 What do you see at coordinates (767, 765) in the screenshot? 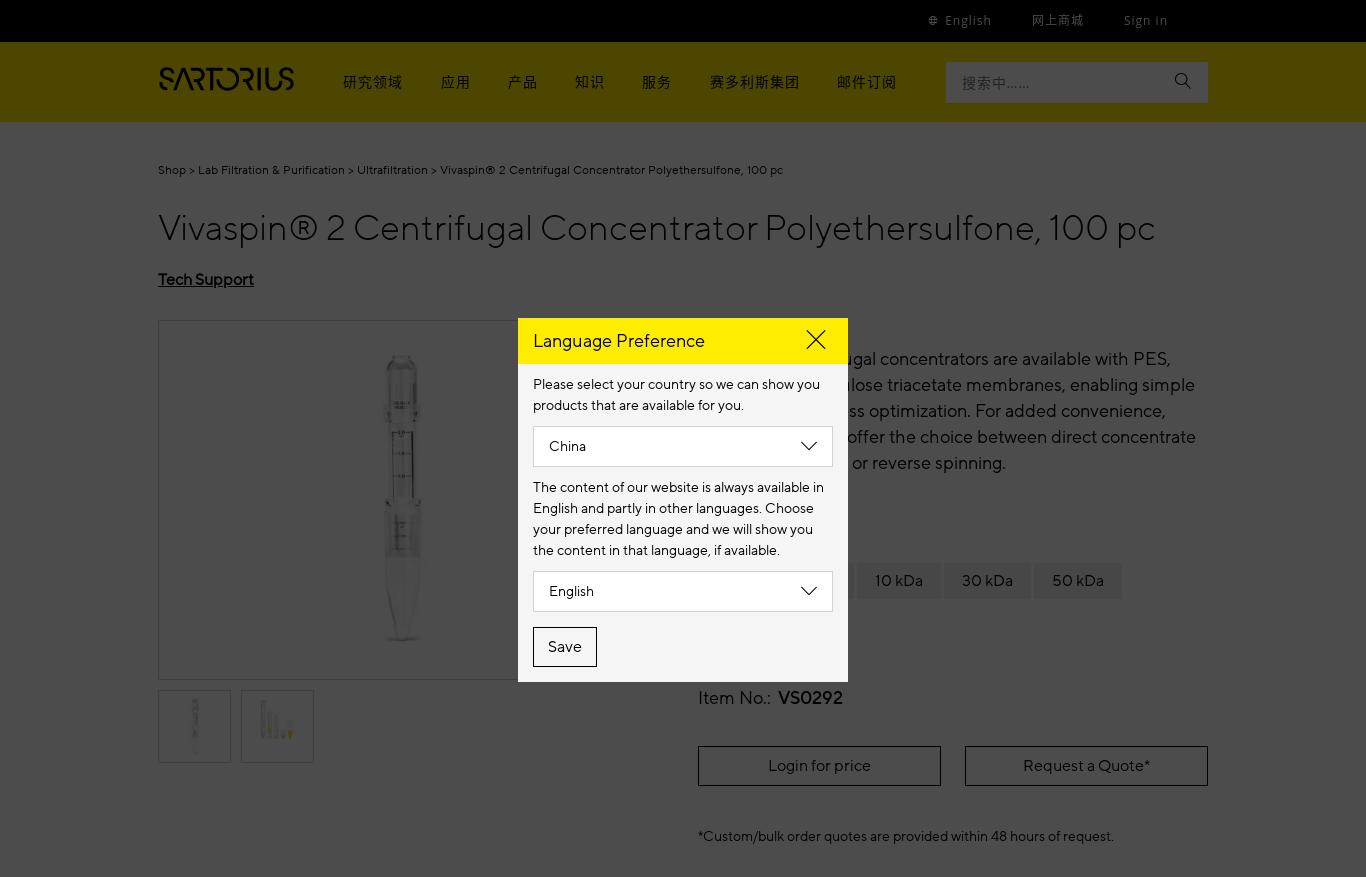
I see `'Login for price'` at bounding box center [767, 765].